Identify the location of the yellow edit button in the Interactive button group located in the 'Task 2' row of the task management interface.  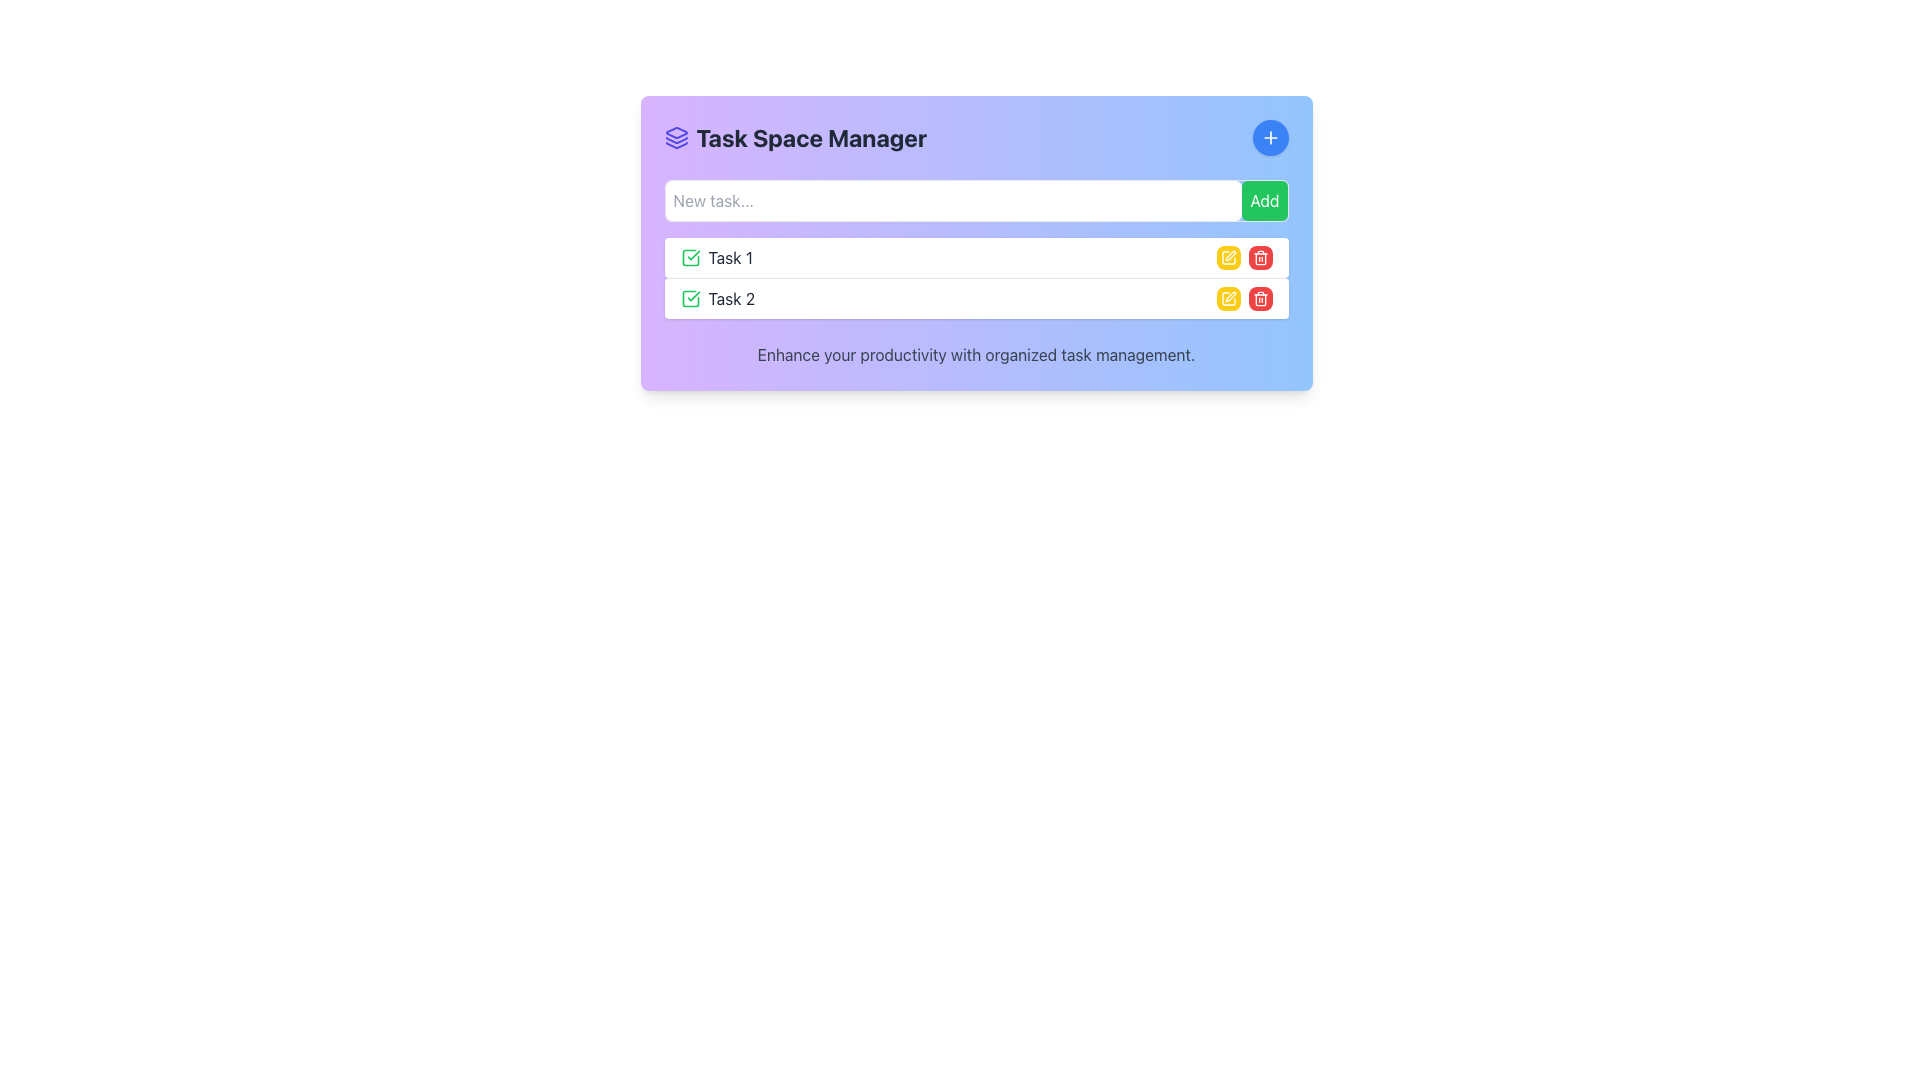
(1243, 299).